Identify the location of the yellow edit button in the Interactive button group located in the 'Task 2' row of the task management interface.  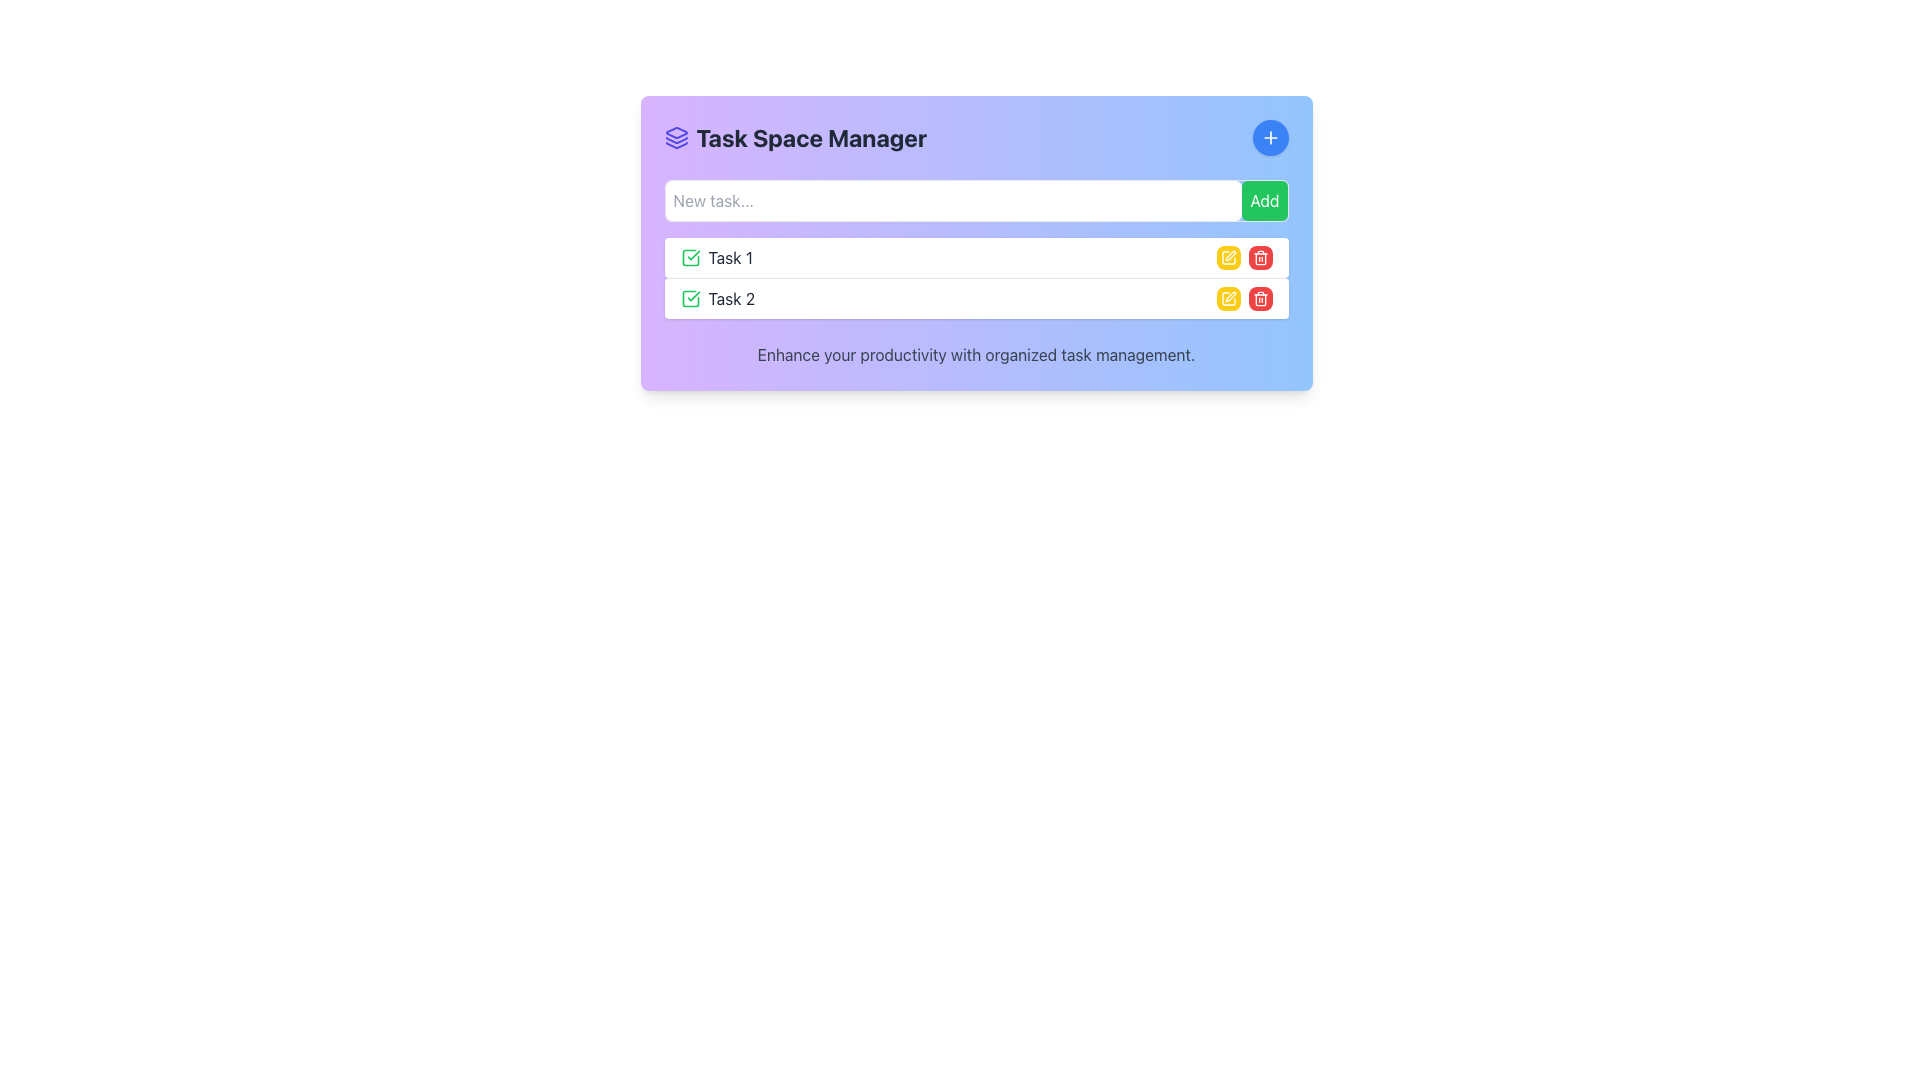
(1243, 299).